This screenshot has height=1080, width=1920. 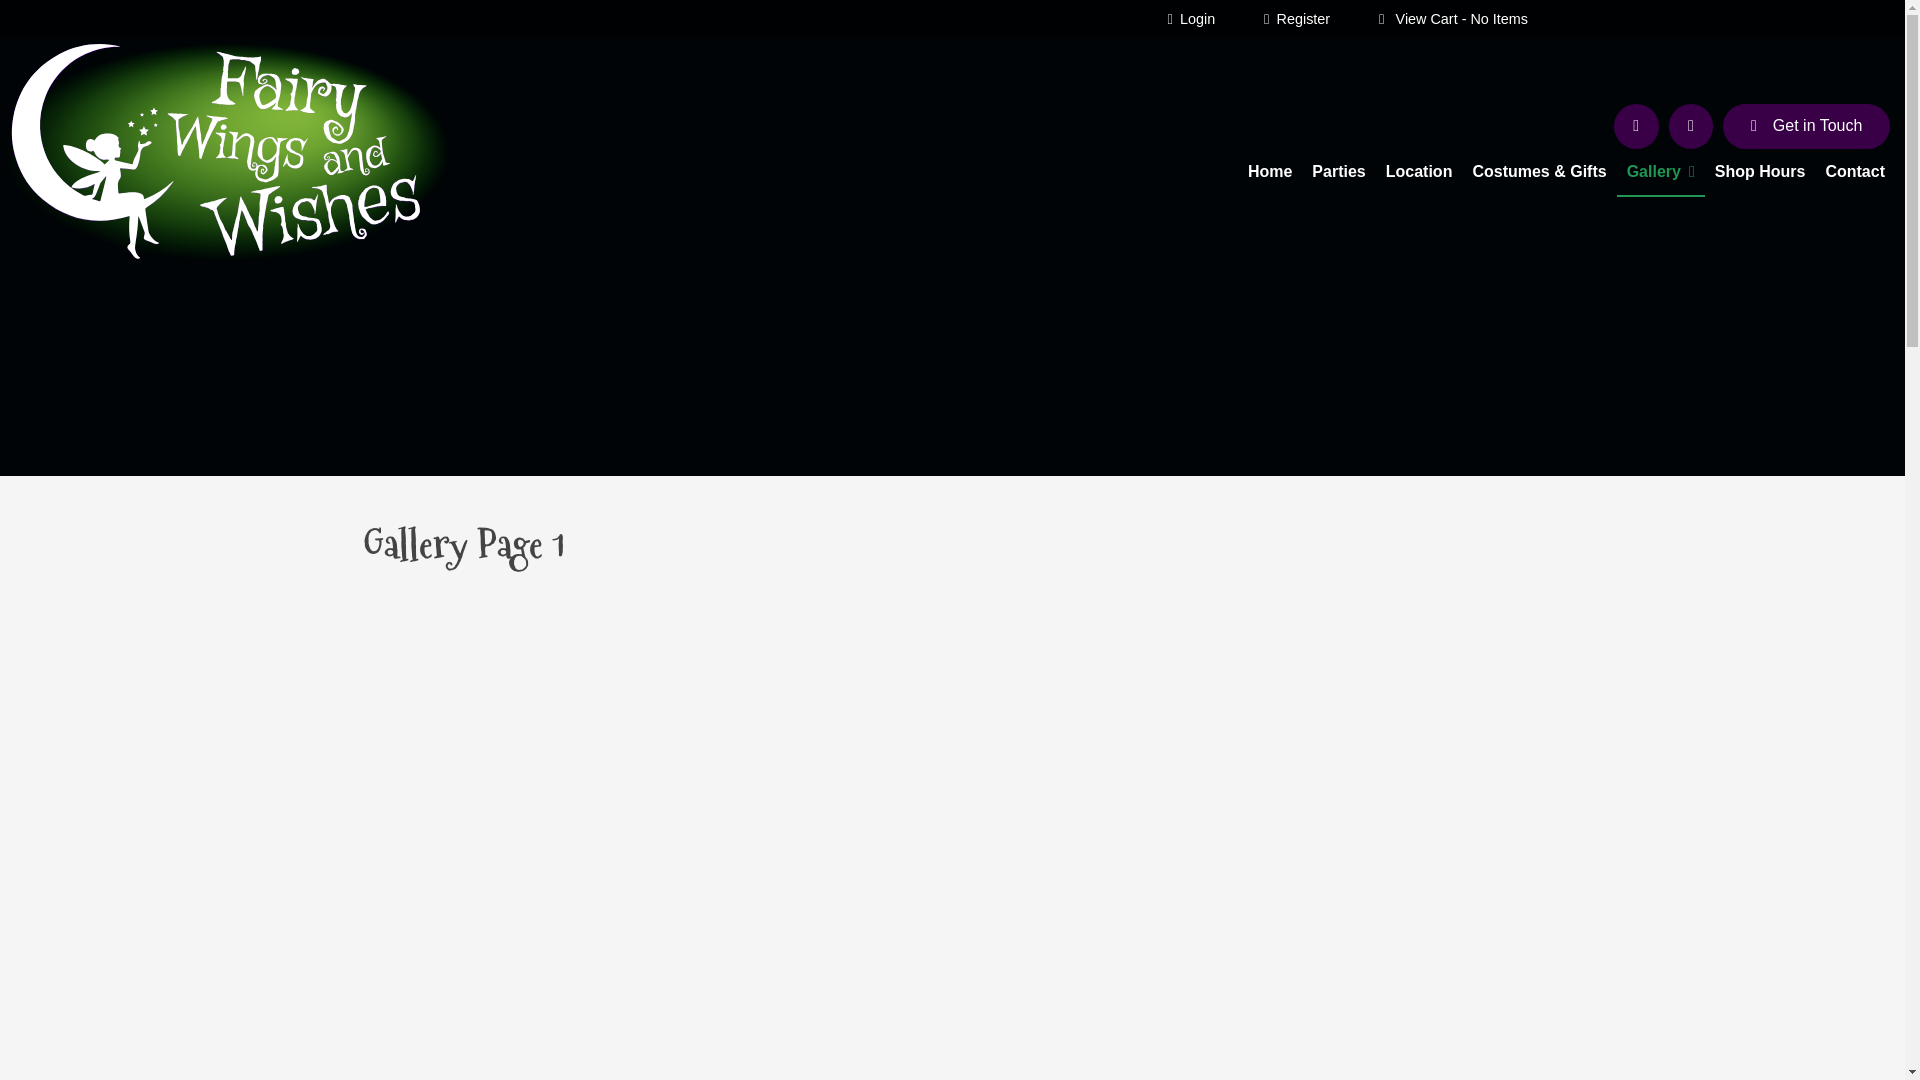 I want to click on 'Shop Hours', so click(x=1703, y=172).